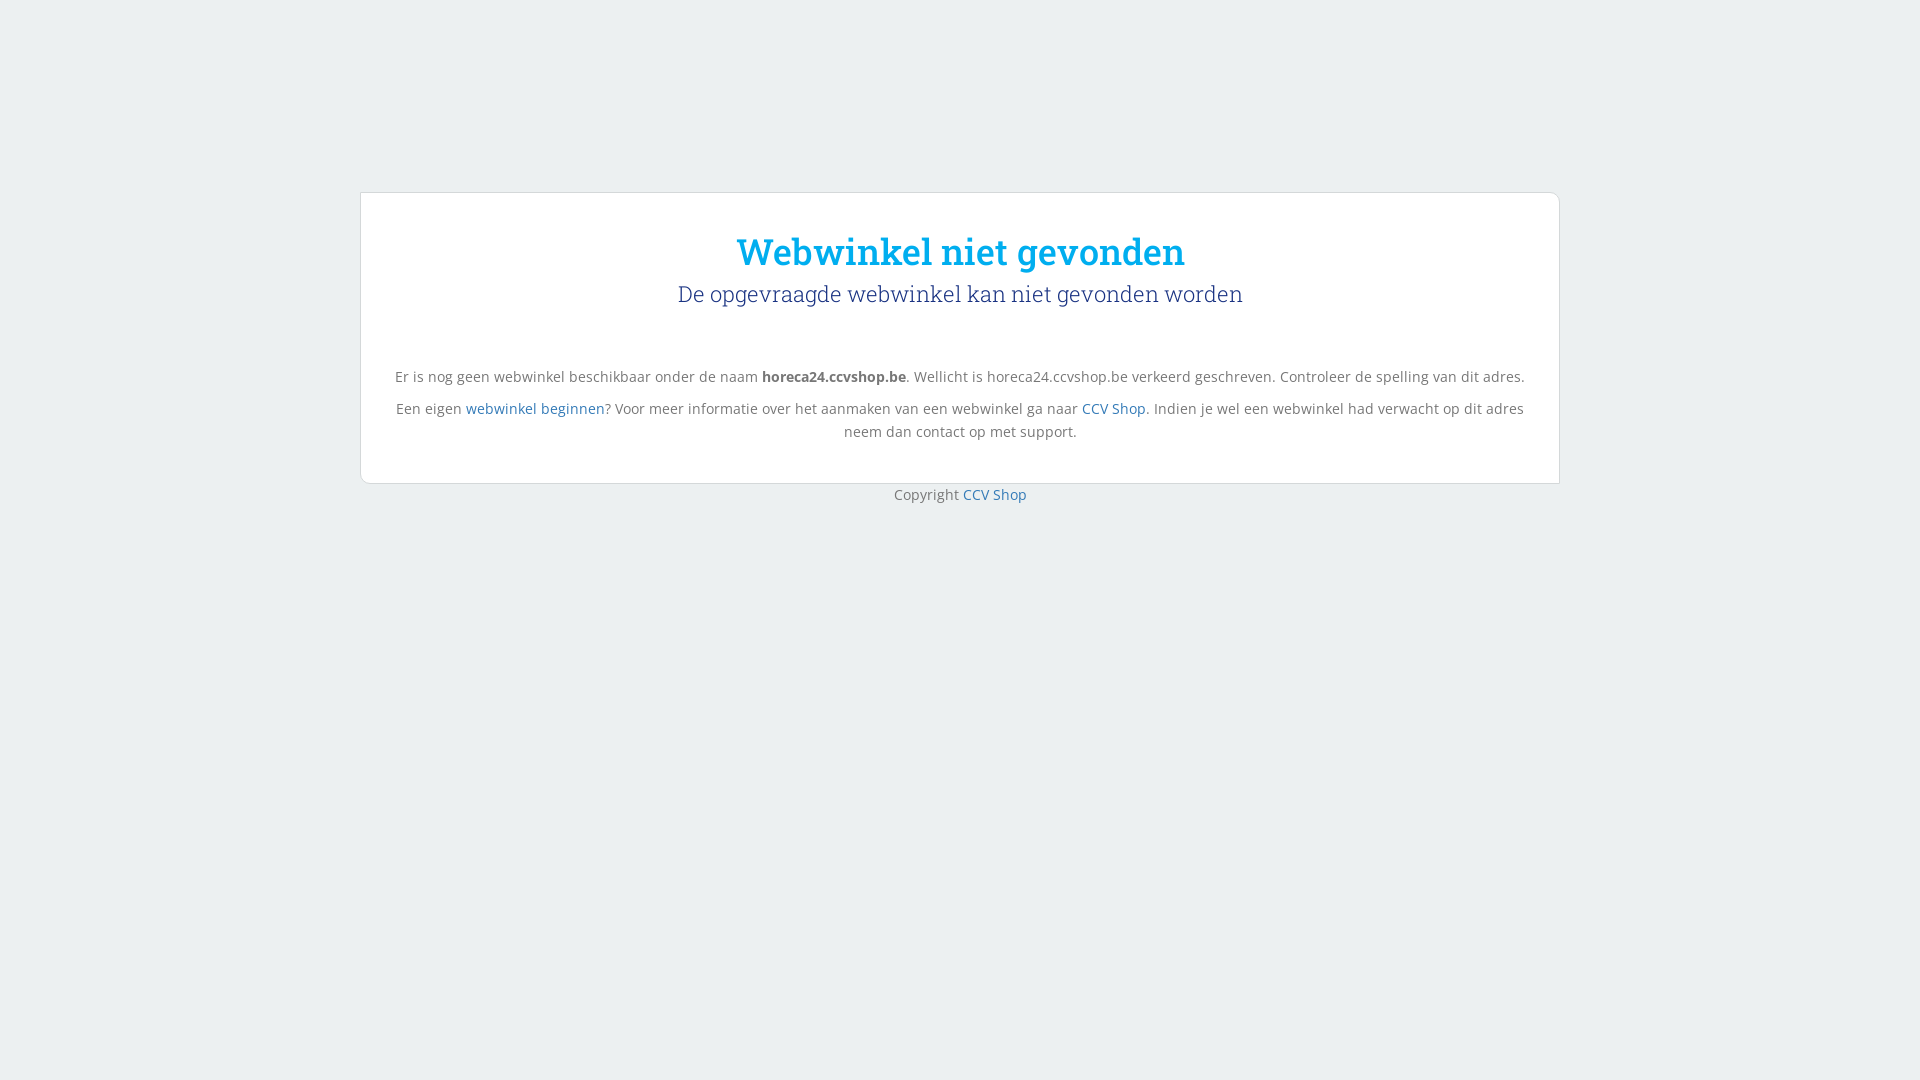  Describe the element at coordinates (993, 494) in the screenshot. I see `'CCV Shop'` at that location.